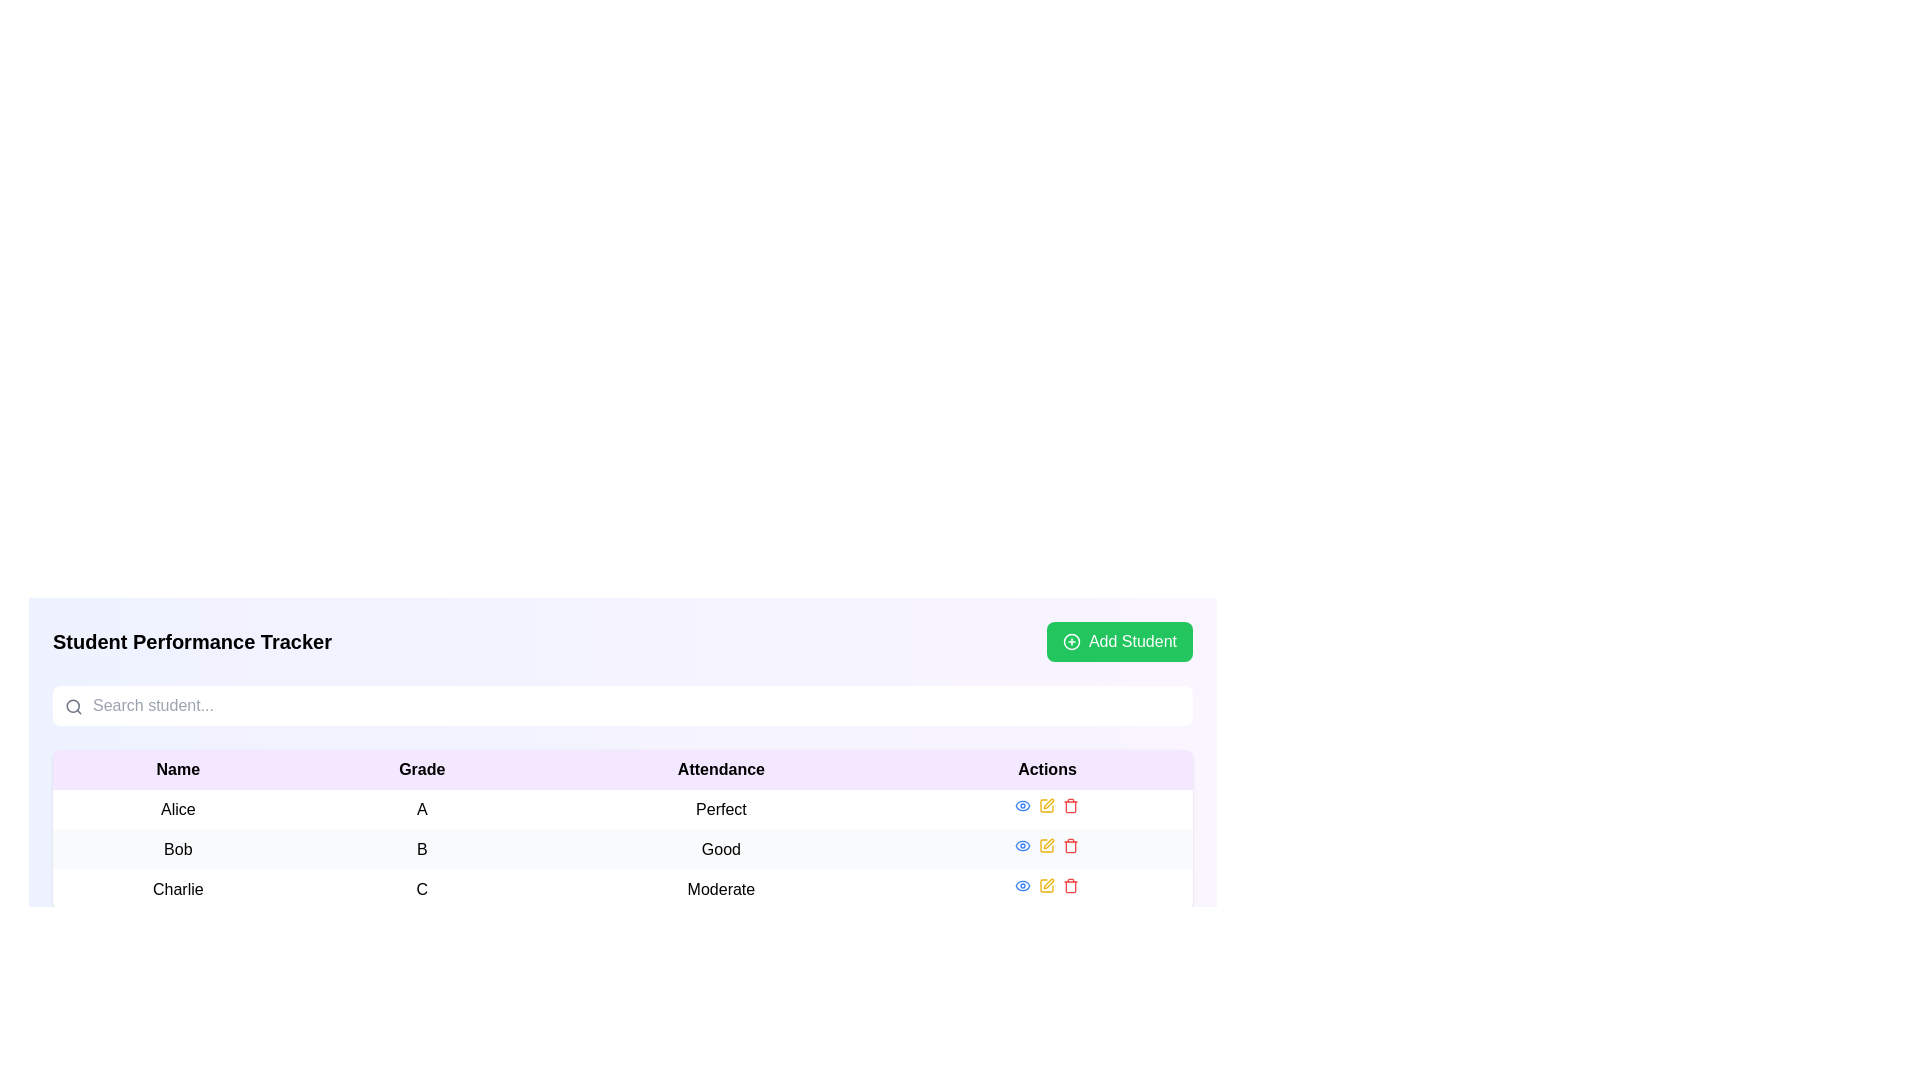 The height and width of the screenshot is (1080, 1920). I want to click on the red-colored delete button represented by a trash can symbol in the bottom-right corner of the 'Actions' column in the last row of the table, so click(1070, 885).